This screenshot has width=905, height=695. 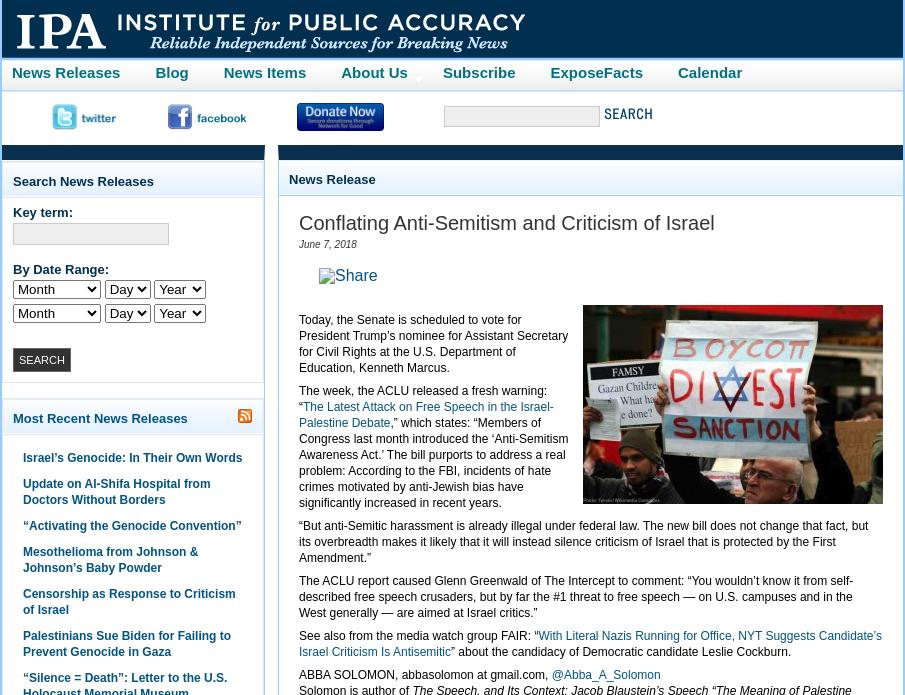 I want to click on 'News Release', so click(x=288, y=179).